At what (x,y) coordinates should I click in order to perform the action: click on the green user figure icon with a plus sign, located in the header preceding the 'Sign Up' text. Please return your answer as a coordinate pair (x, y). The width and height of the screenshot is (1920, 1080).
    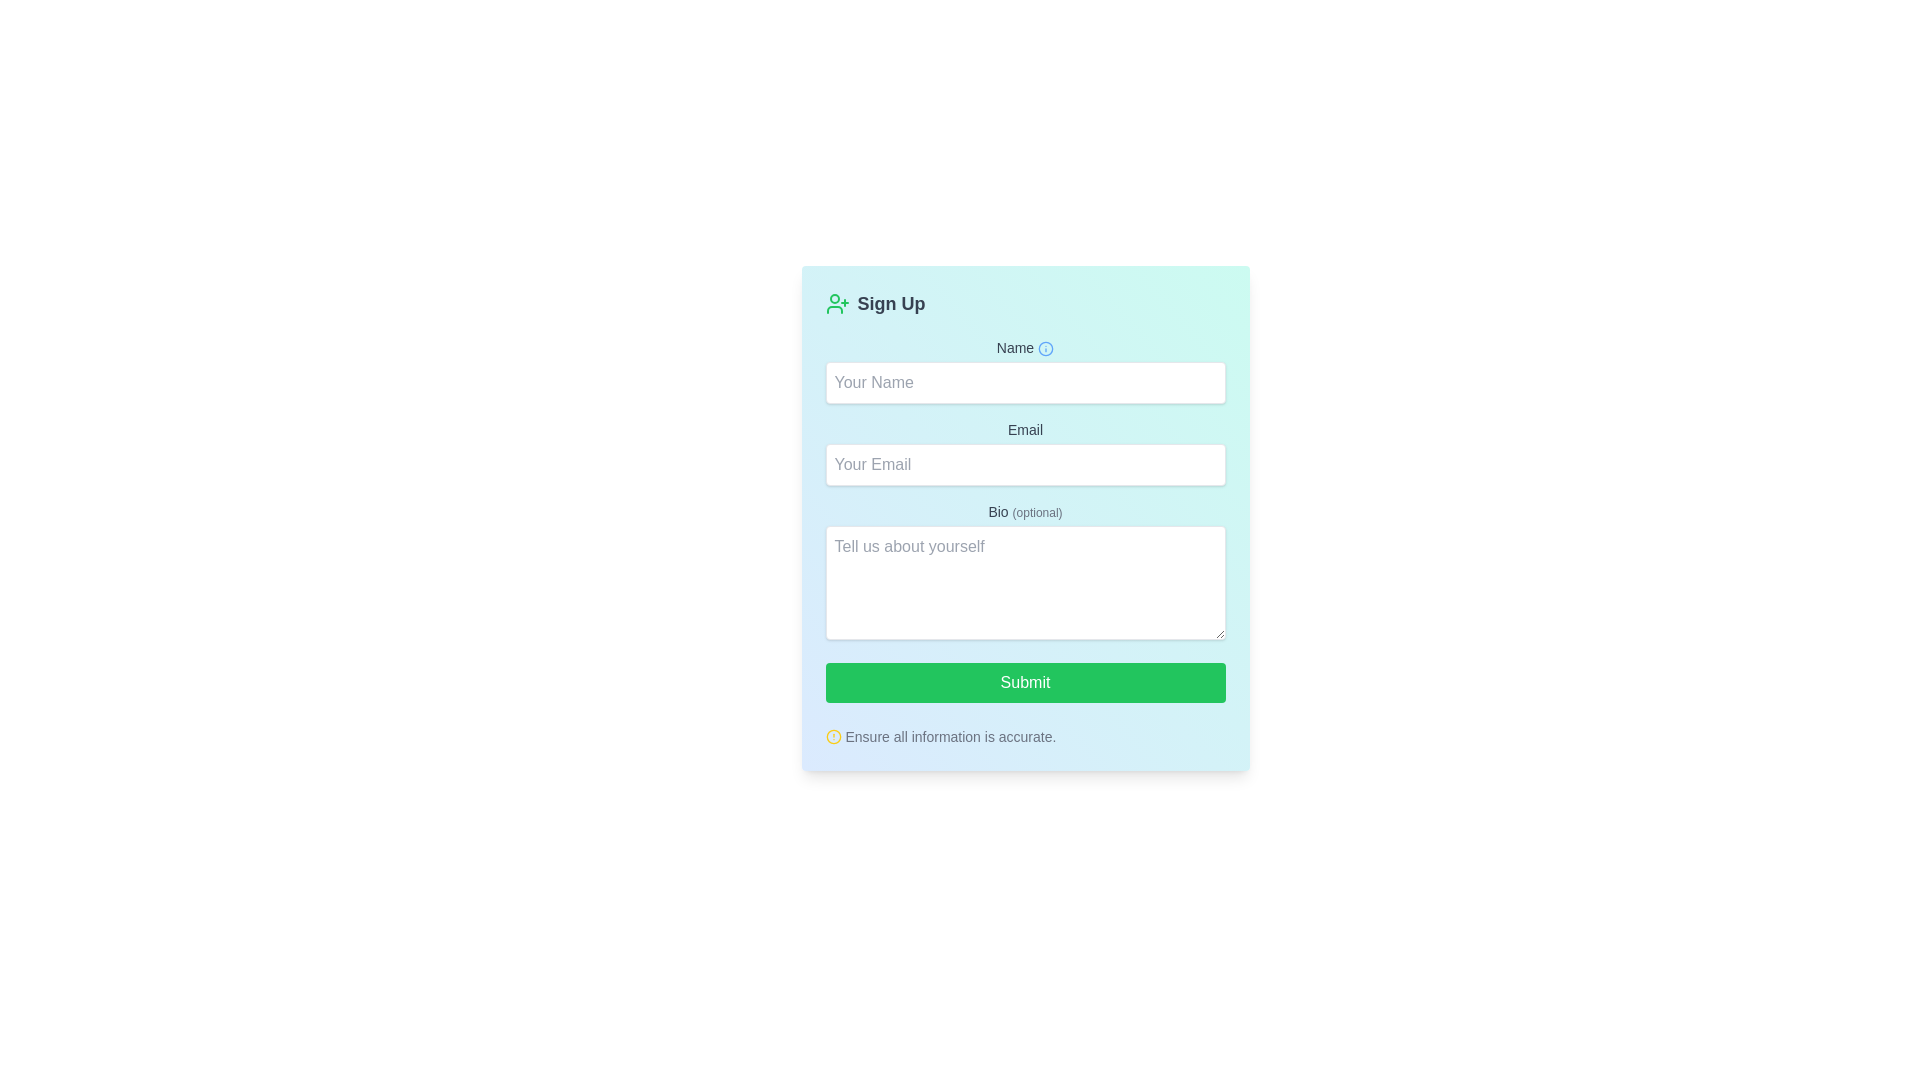
    Looking at the image, I should click on (837, 304).